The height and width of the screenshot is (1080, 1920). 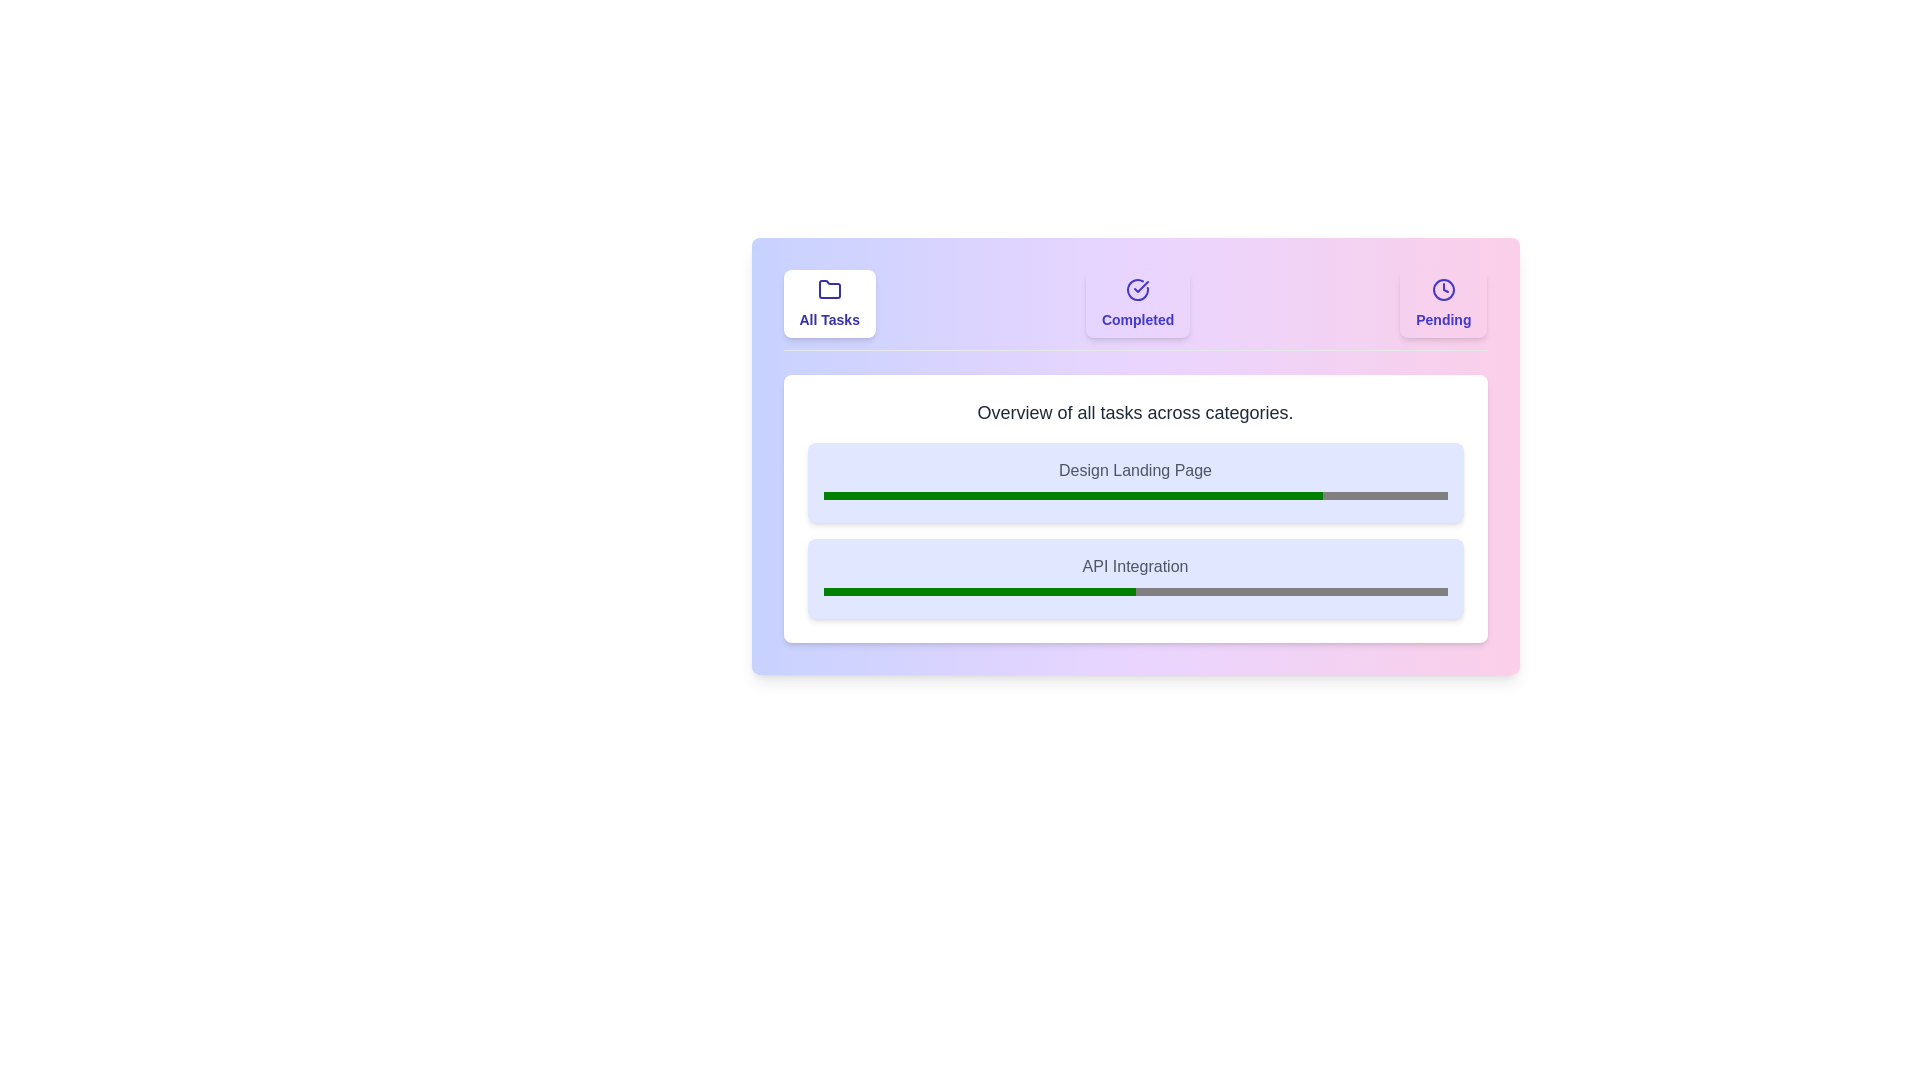 What do you see at coordinates (1443, 289) in the screenshot?
I see `the circular vector graphic element that indicates time within the 'Pending' button located at the top-right corner of the interface` at bounding box center [1443, 289].